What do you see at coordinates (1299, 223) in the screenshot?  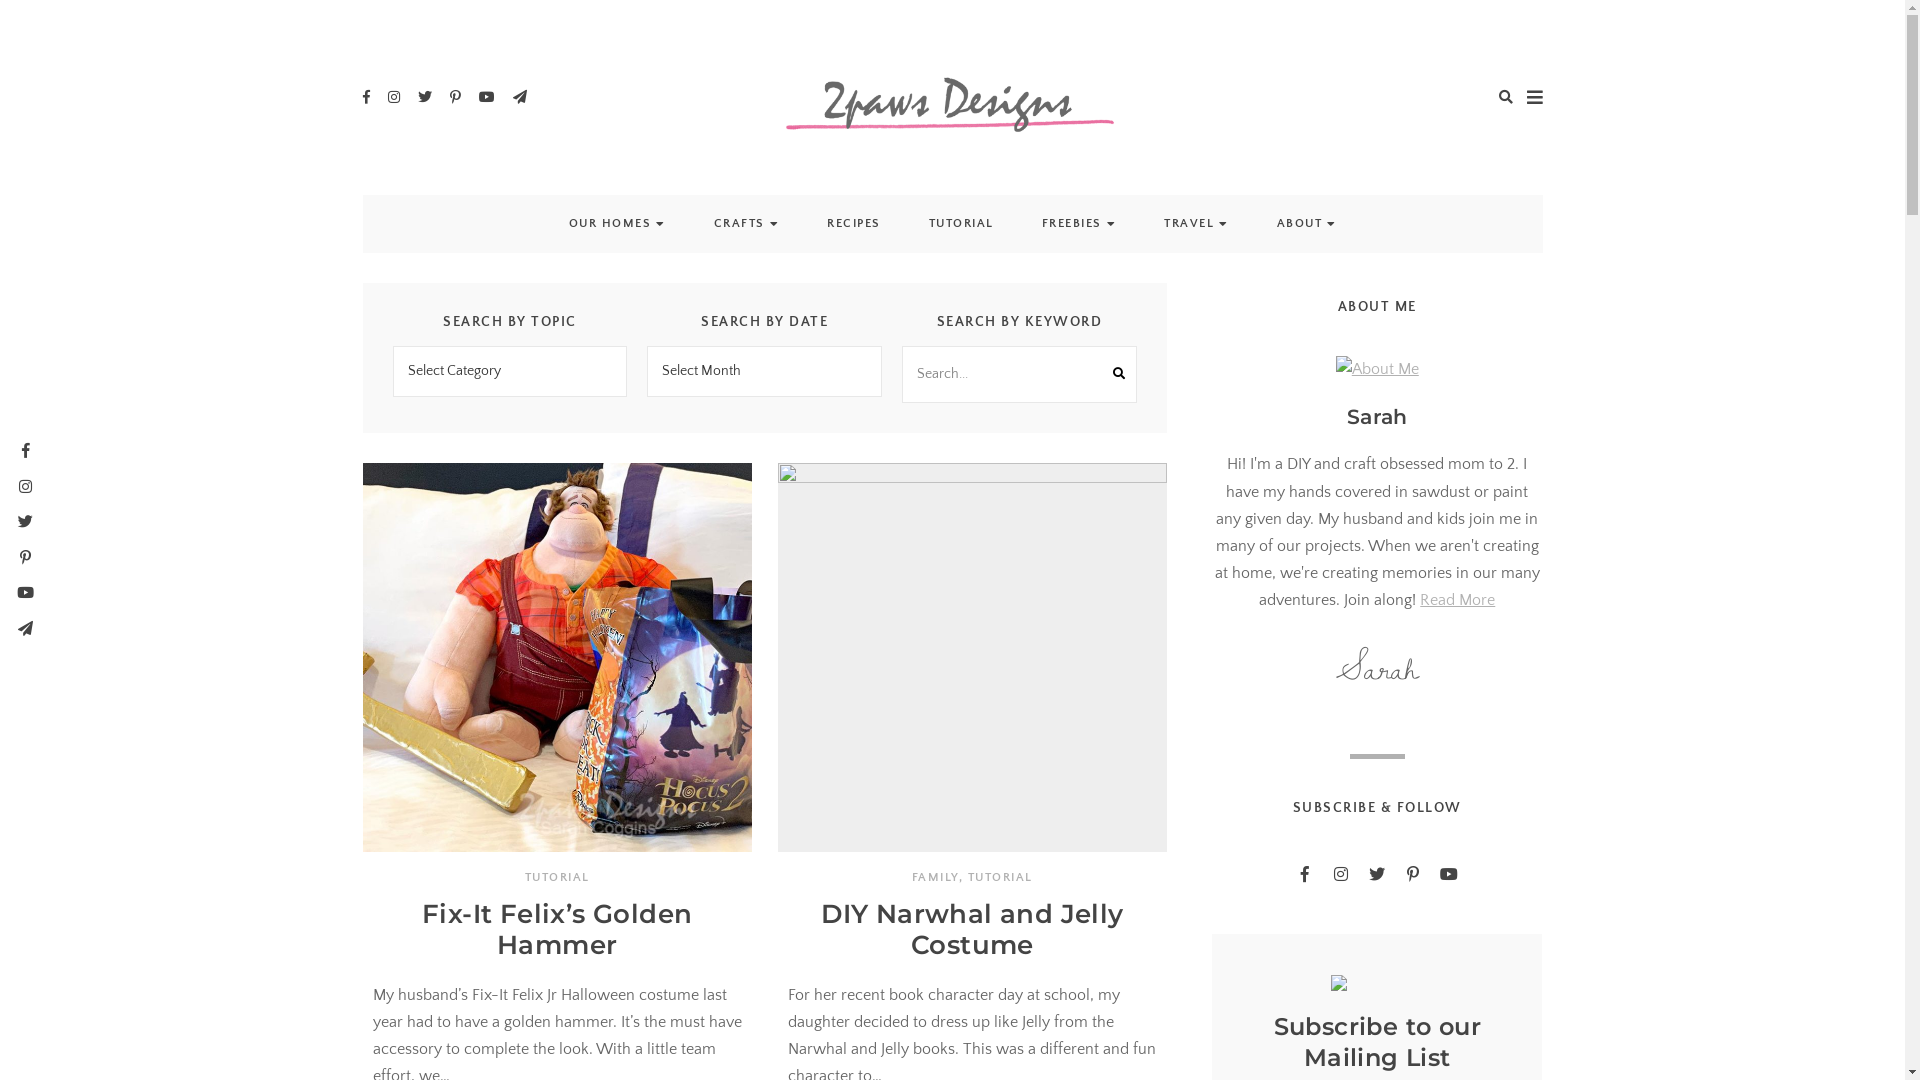 I see `'ABOUT'` at bounding box center [1299, 223].